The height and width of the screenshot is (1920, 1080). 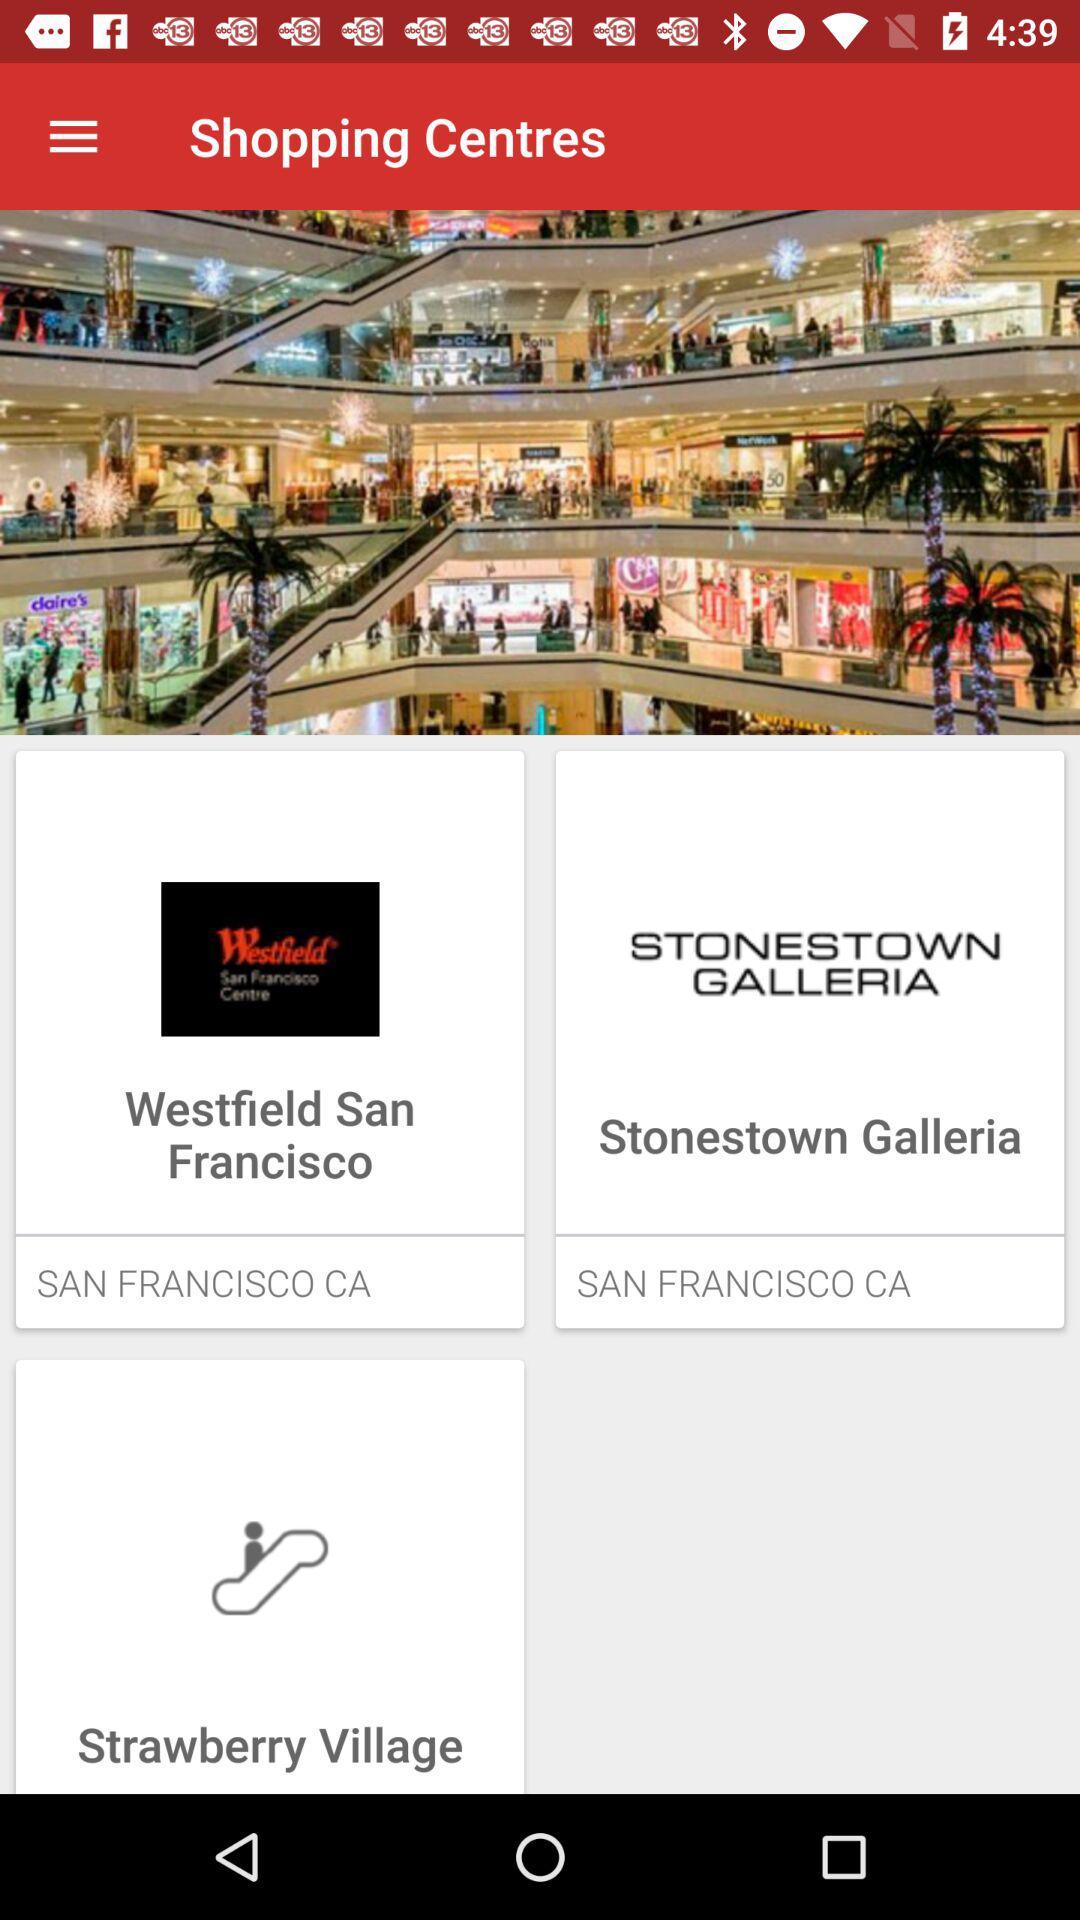 What do you see at coordinates (72, 135) in the screenshot?
I see `the item to the left of shopping centres item` at bounding box center [72, 135].